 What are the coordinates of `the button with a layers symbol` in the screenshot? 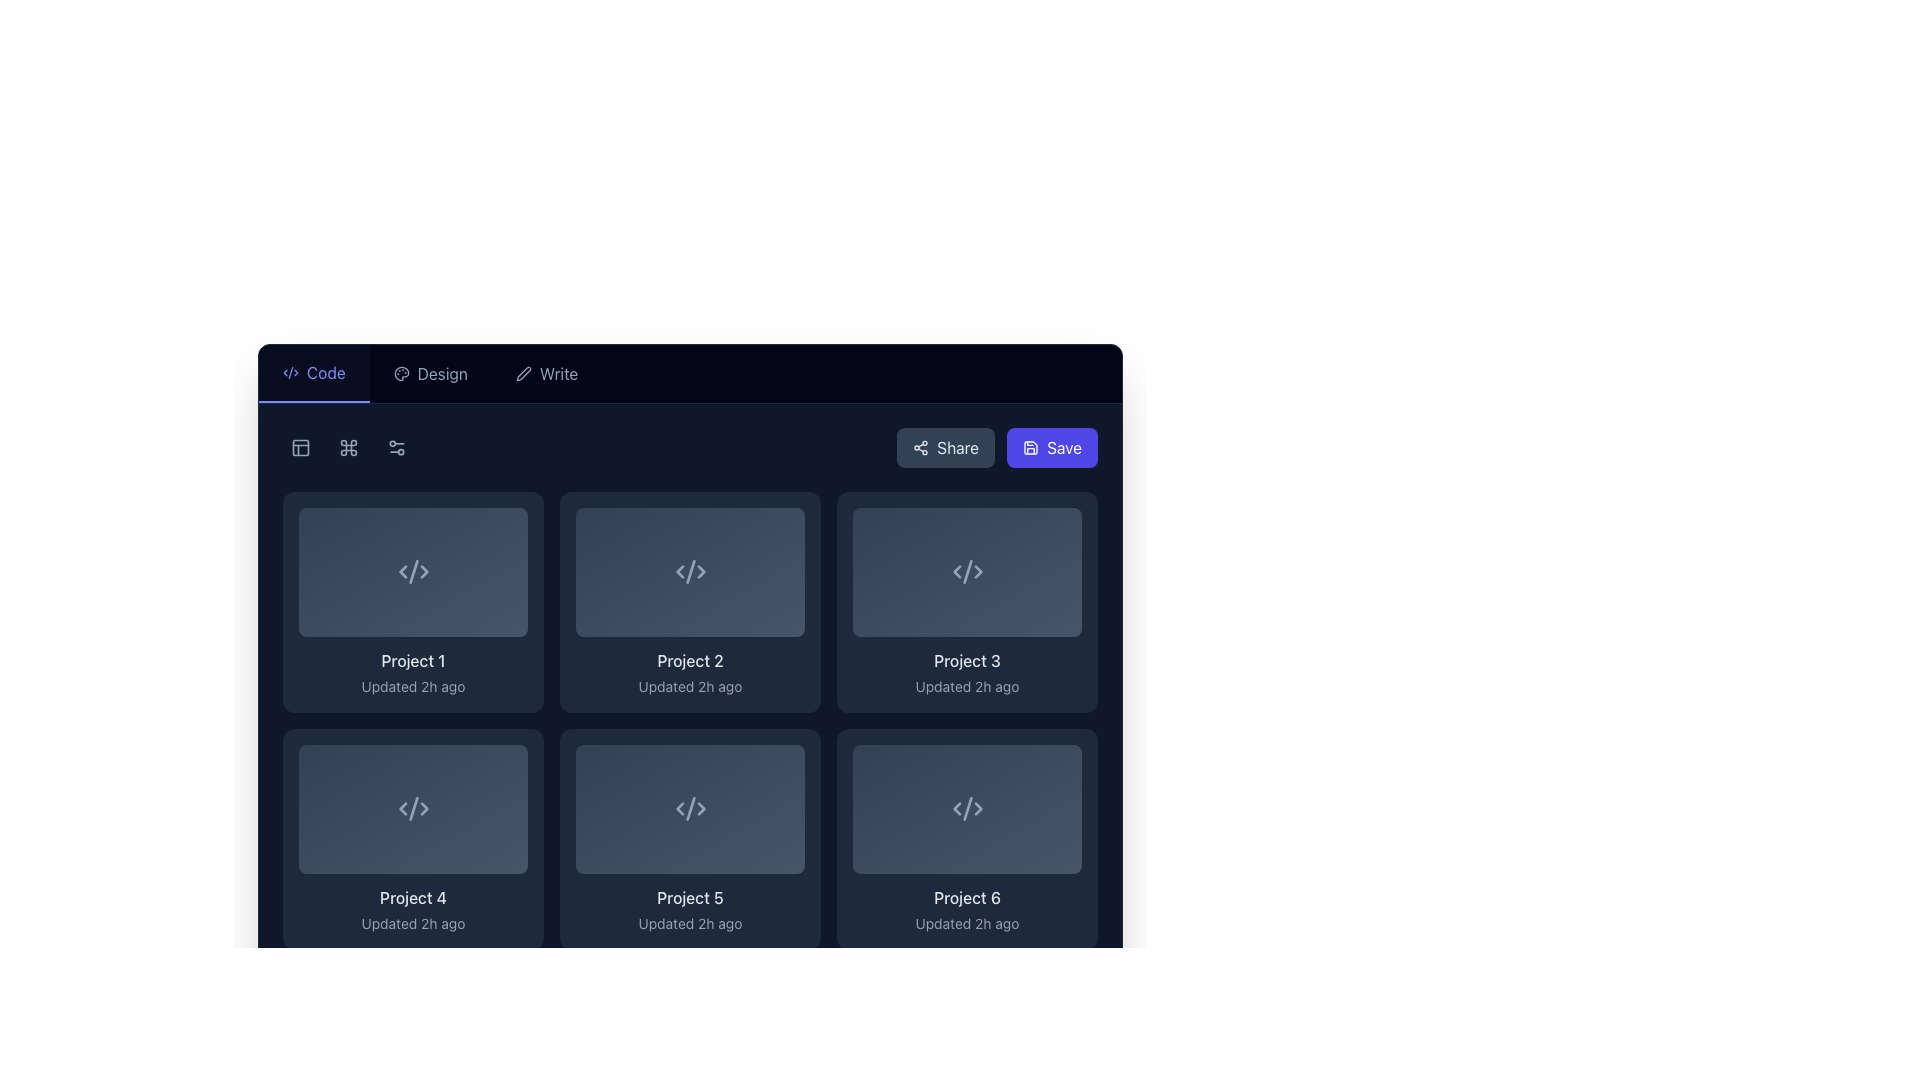 It's located at (523, 511).